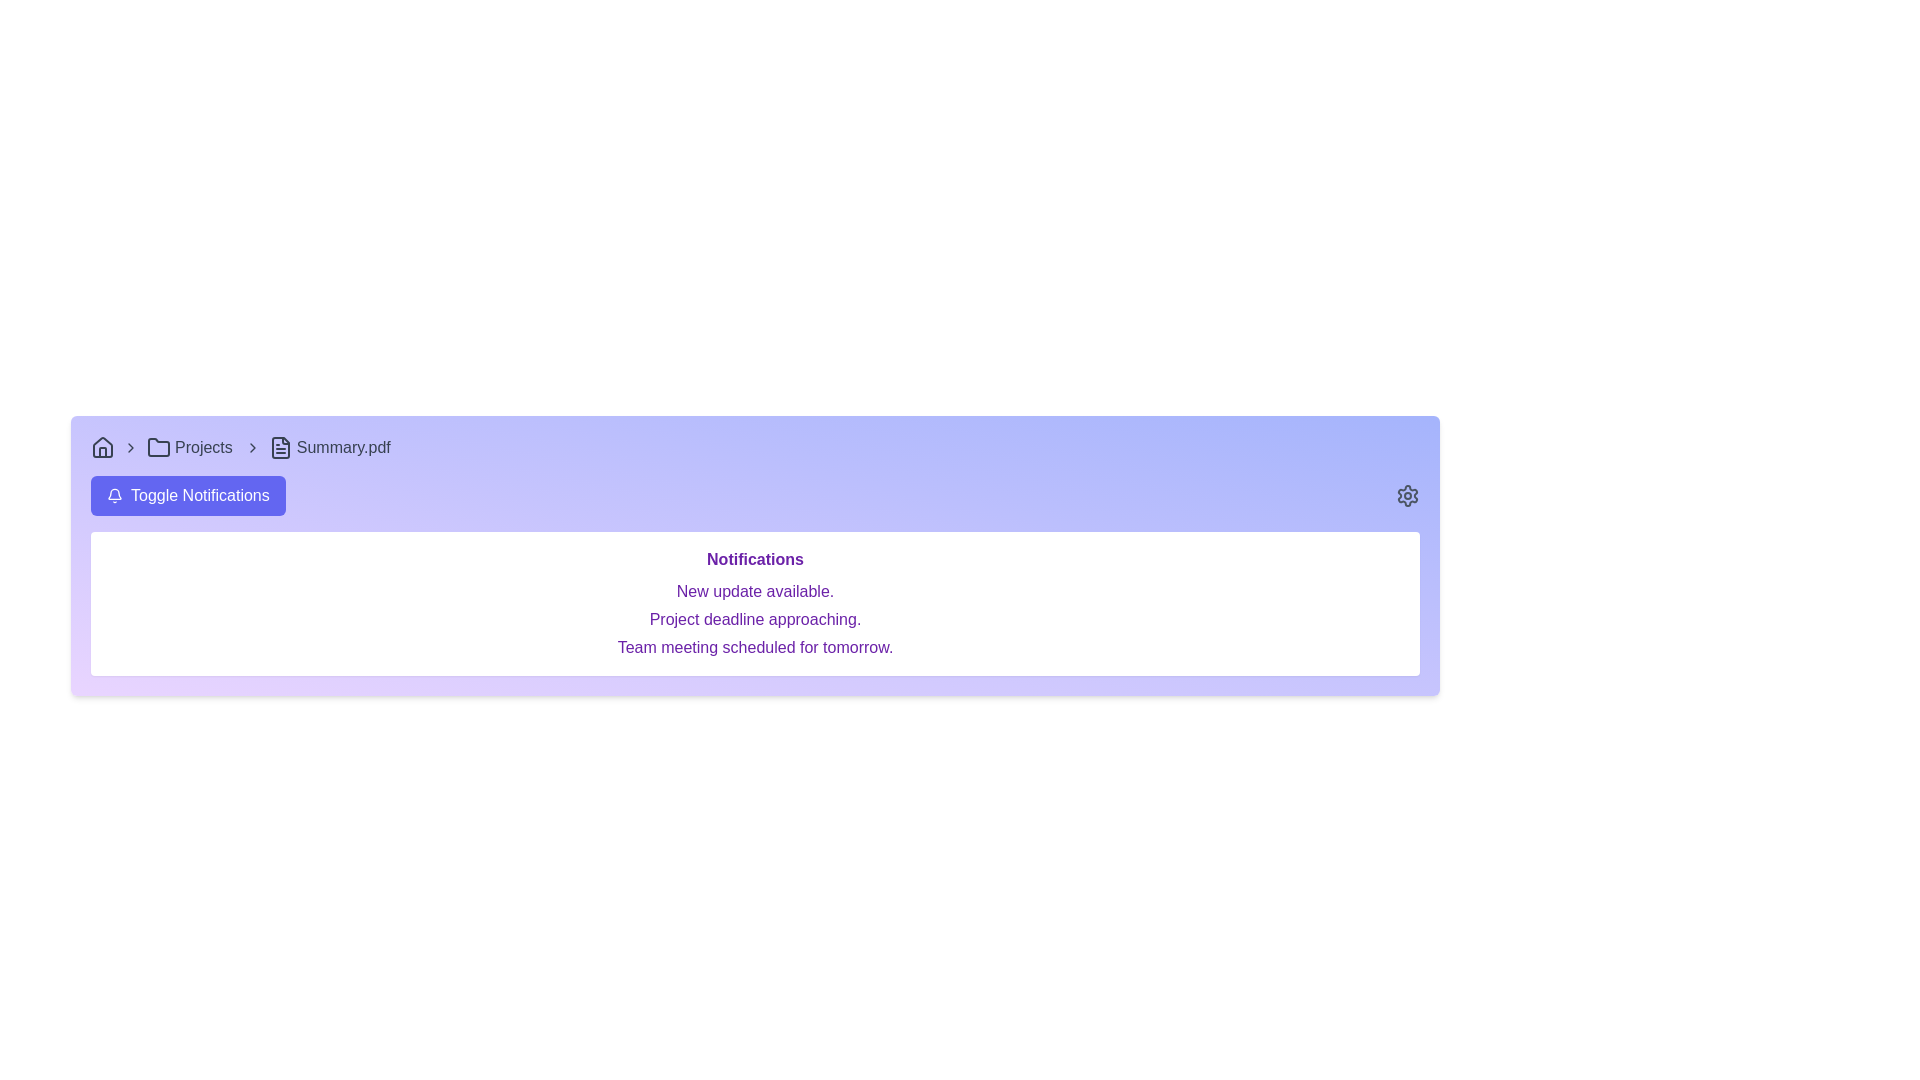 The image size is (1920, 1080). I want to click on the rectangular file icon in the breadcrumb navigation bar, positioned between the 'Projects' folder icon and the 'Summary.pdf' text, so click(279, 446).